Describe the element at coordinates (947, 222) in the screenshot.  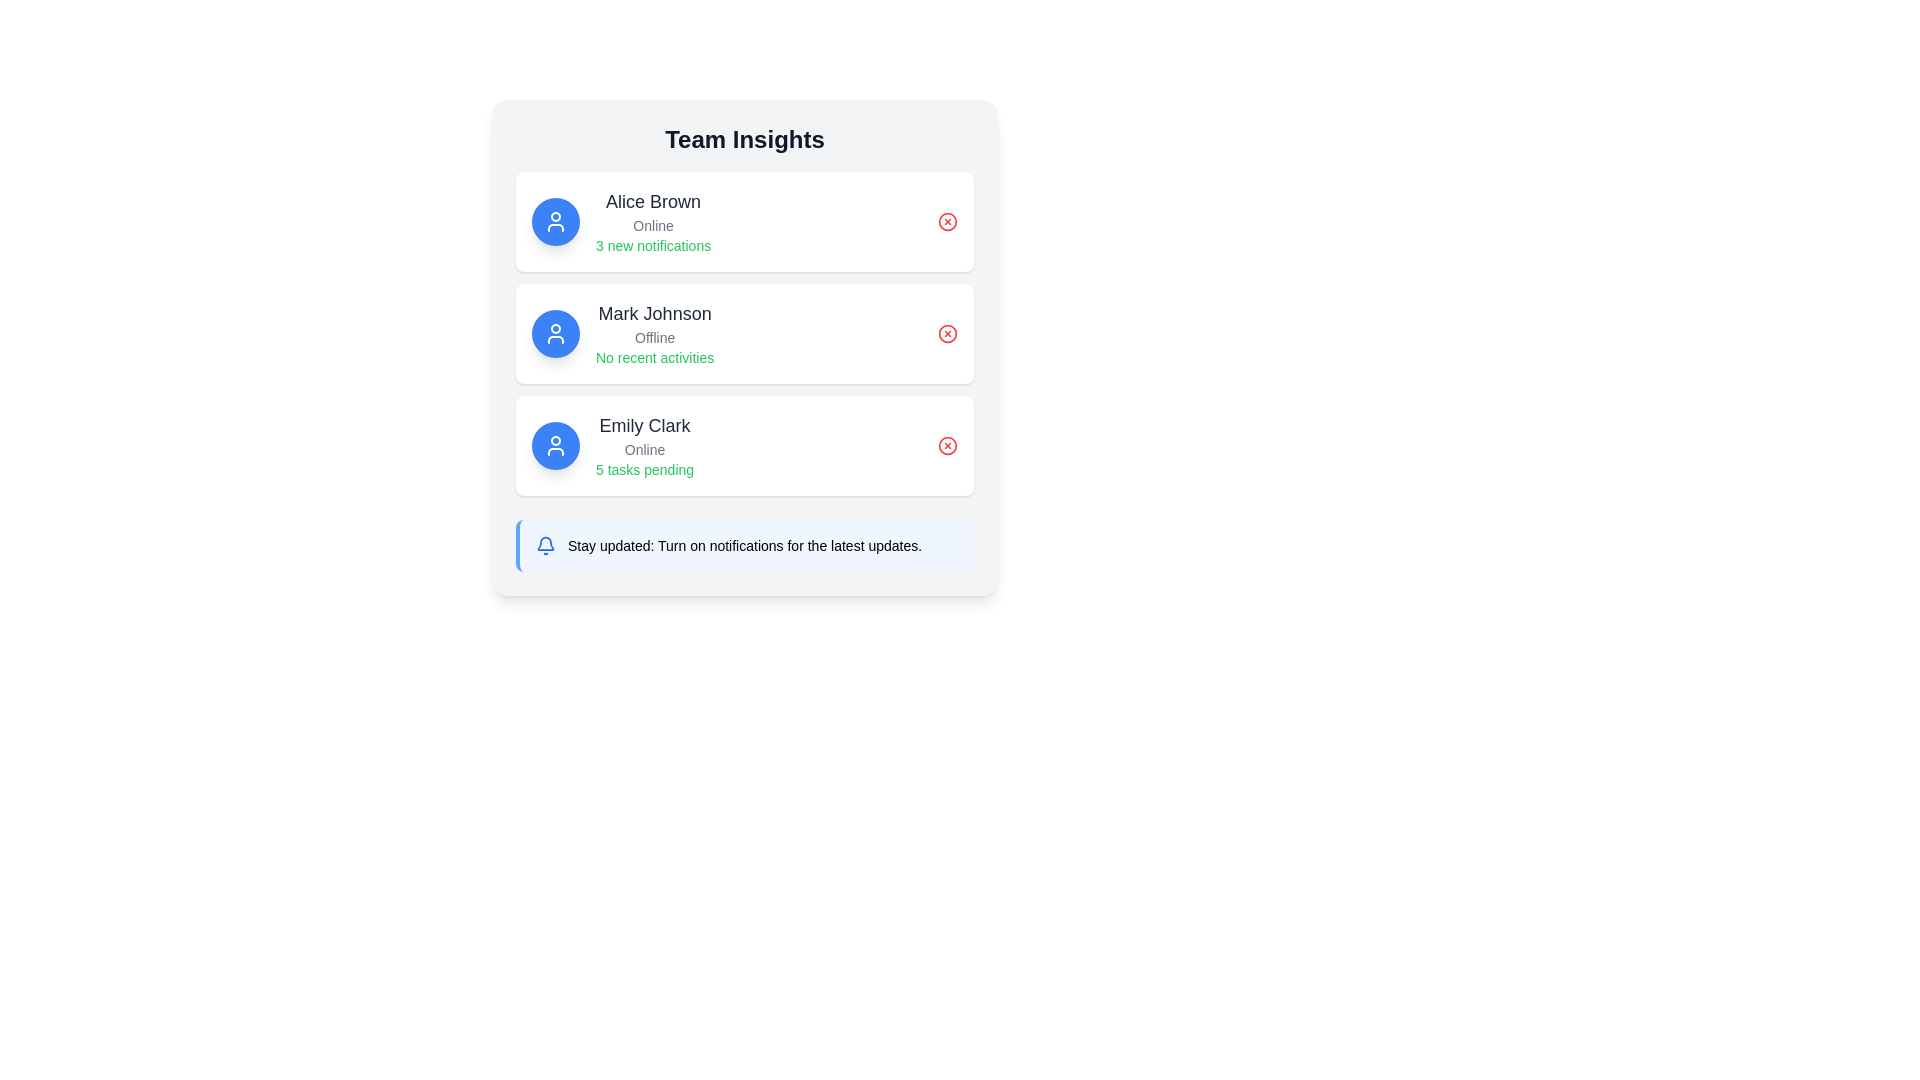
I see `the close button icon located on the right-hand side of the user card labeled 'Alice Brown', which is the first close button in a list of three` at that location.